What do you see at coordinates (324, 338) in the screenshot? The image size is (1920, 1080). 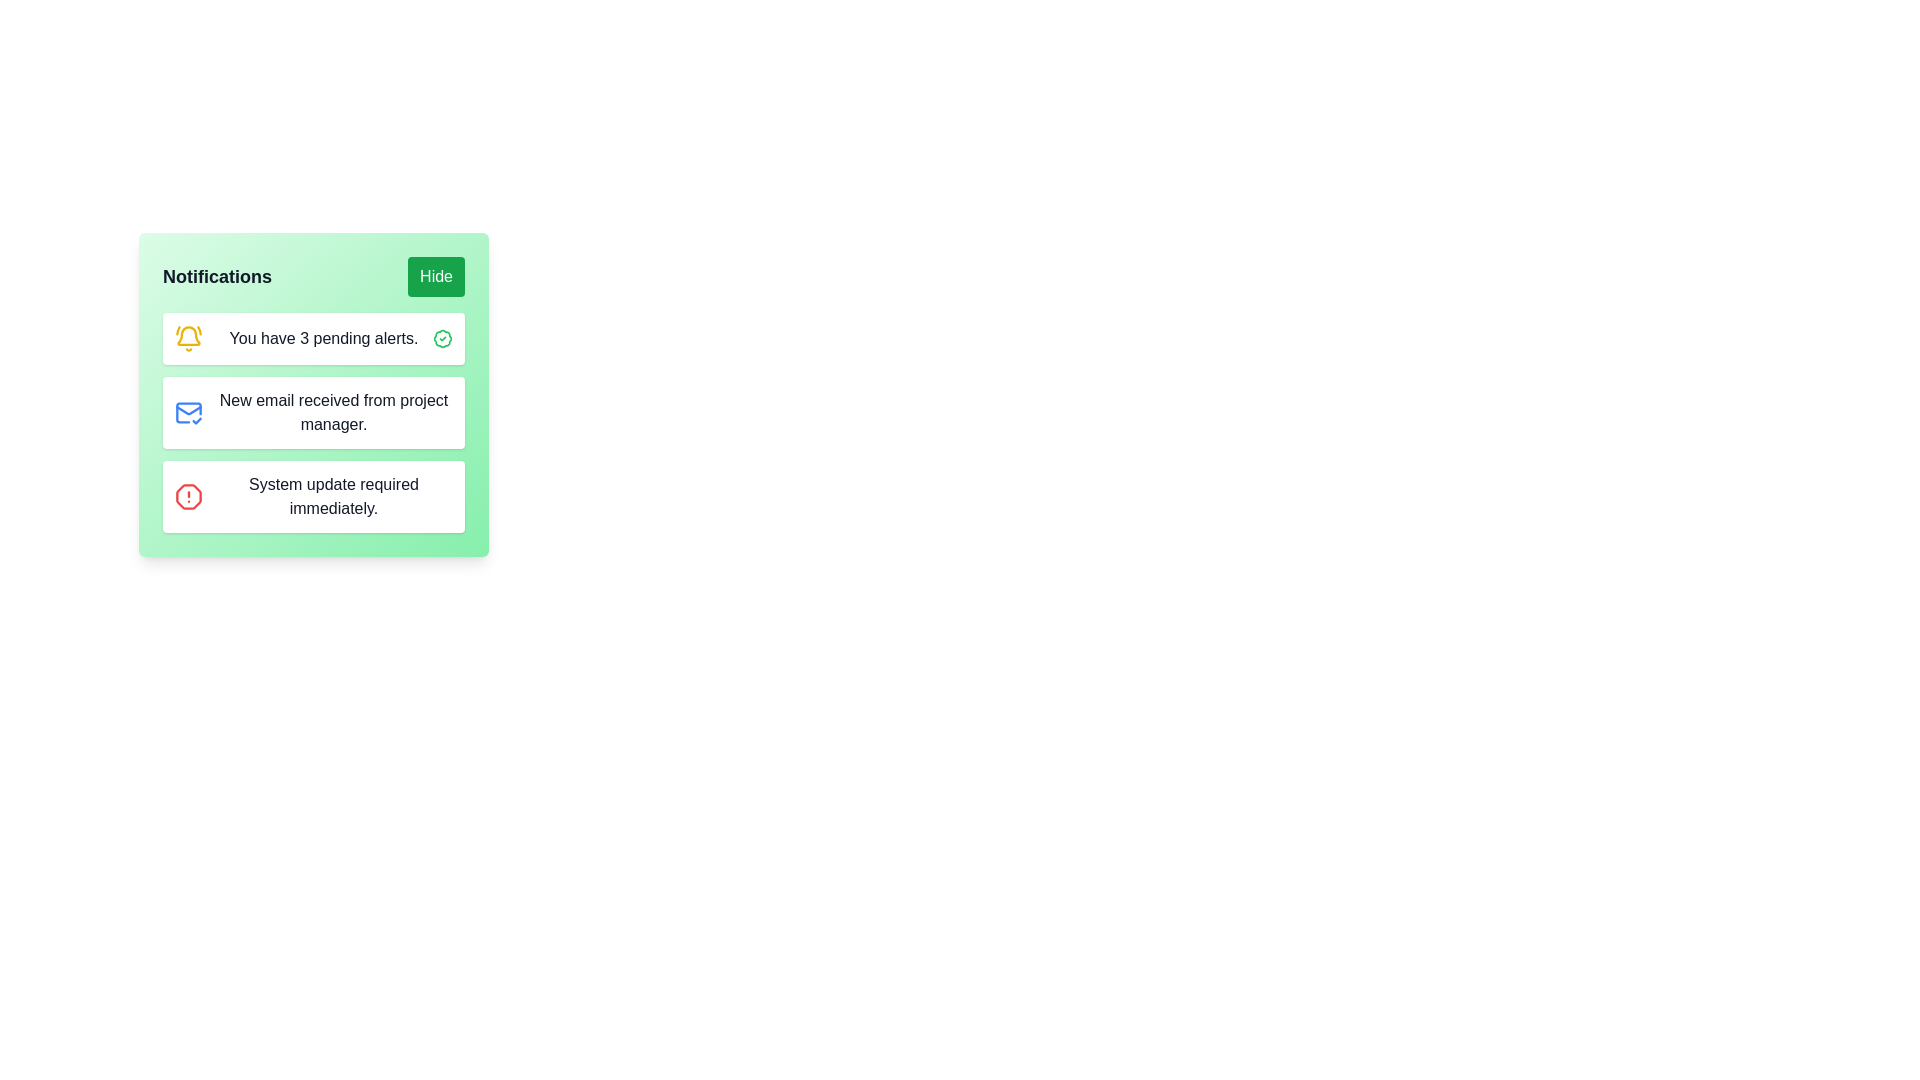 I see `the static text element that conveys notification messages about pending alerts, located at the top of the notification card interface` at bounding box center [324, 338].